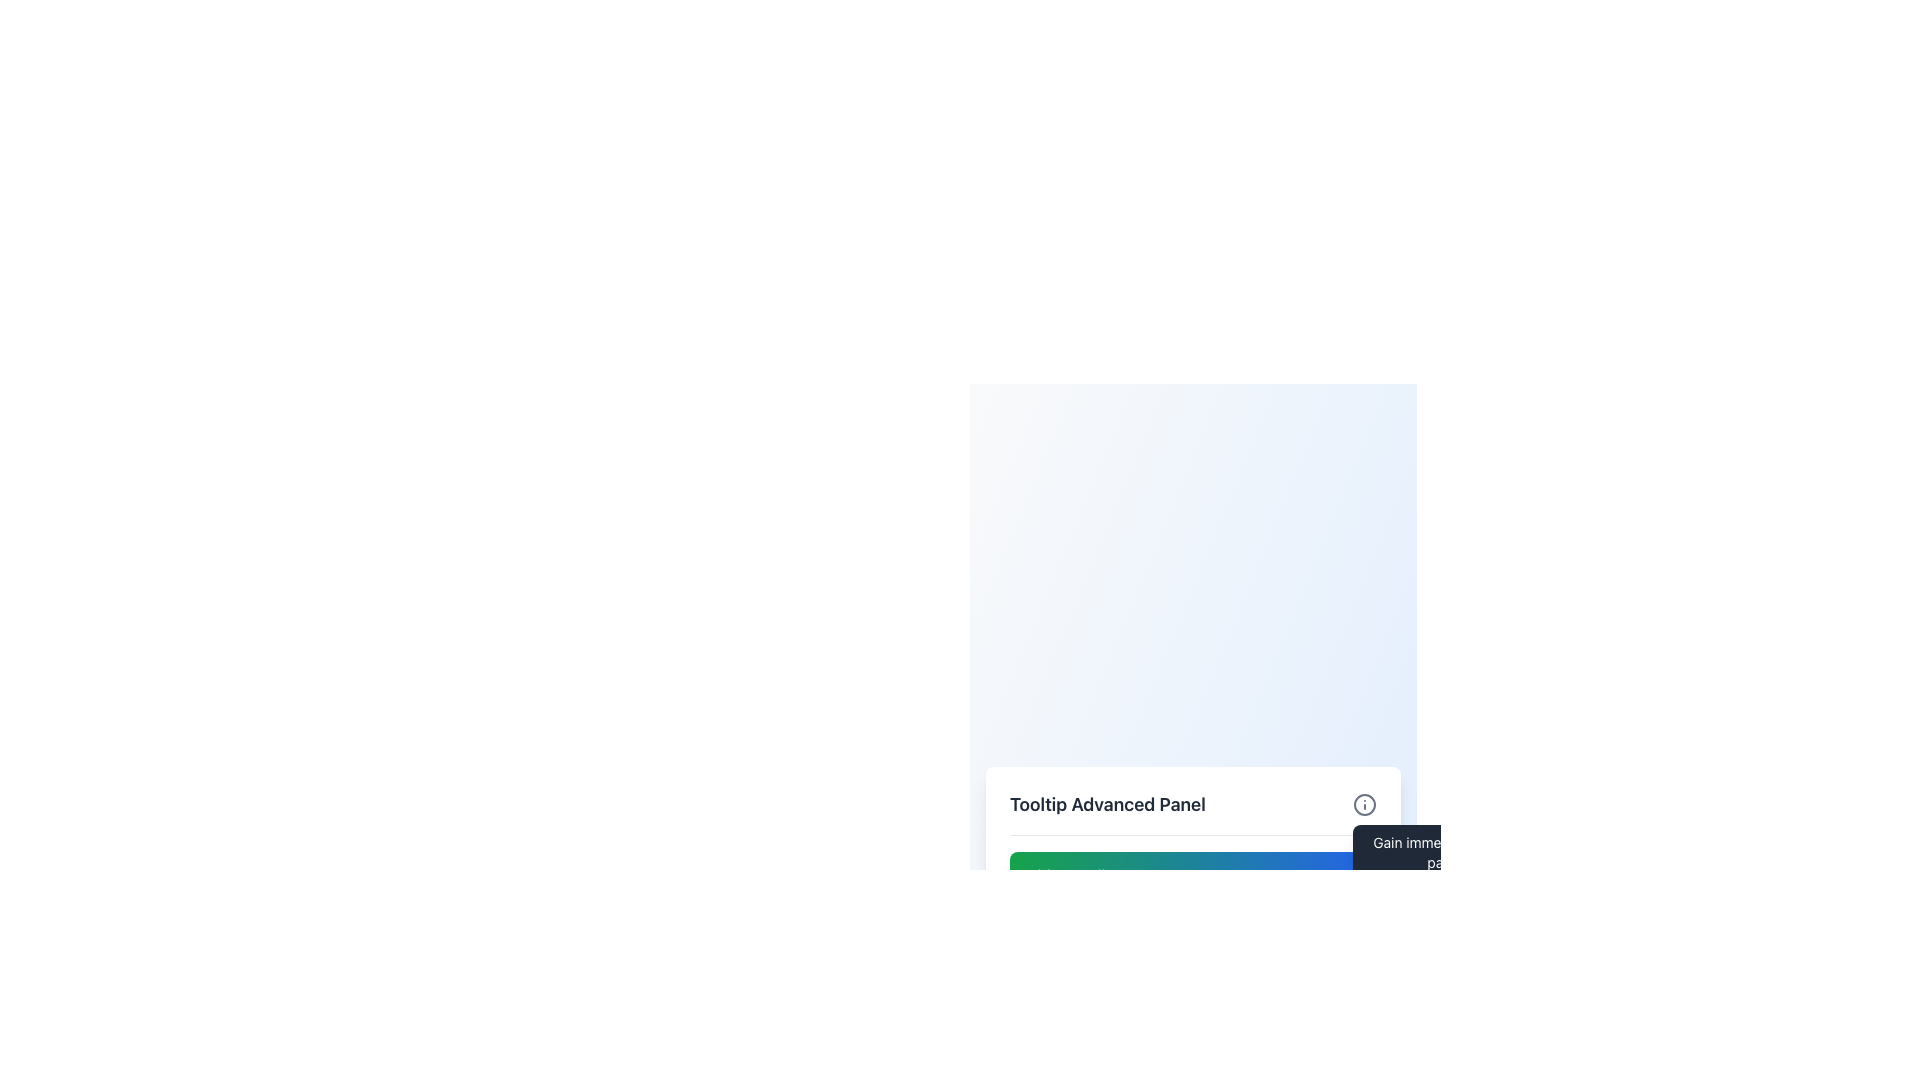  What do you see at coordinates (1363, 804) in the screenshot?
I see `the small circular Tooltip trigger icon located at the top right corner of the 'Tooltip Advanced Panel'` at bounding box center [1363, 804].